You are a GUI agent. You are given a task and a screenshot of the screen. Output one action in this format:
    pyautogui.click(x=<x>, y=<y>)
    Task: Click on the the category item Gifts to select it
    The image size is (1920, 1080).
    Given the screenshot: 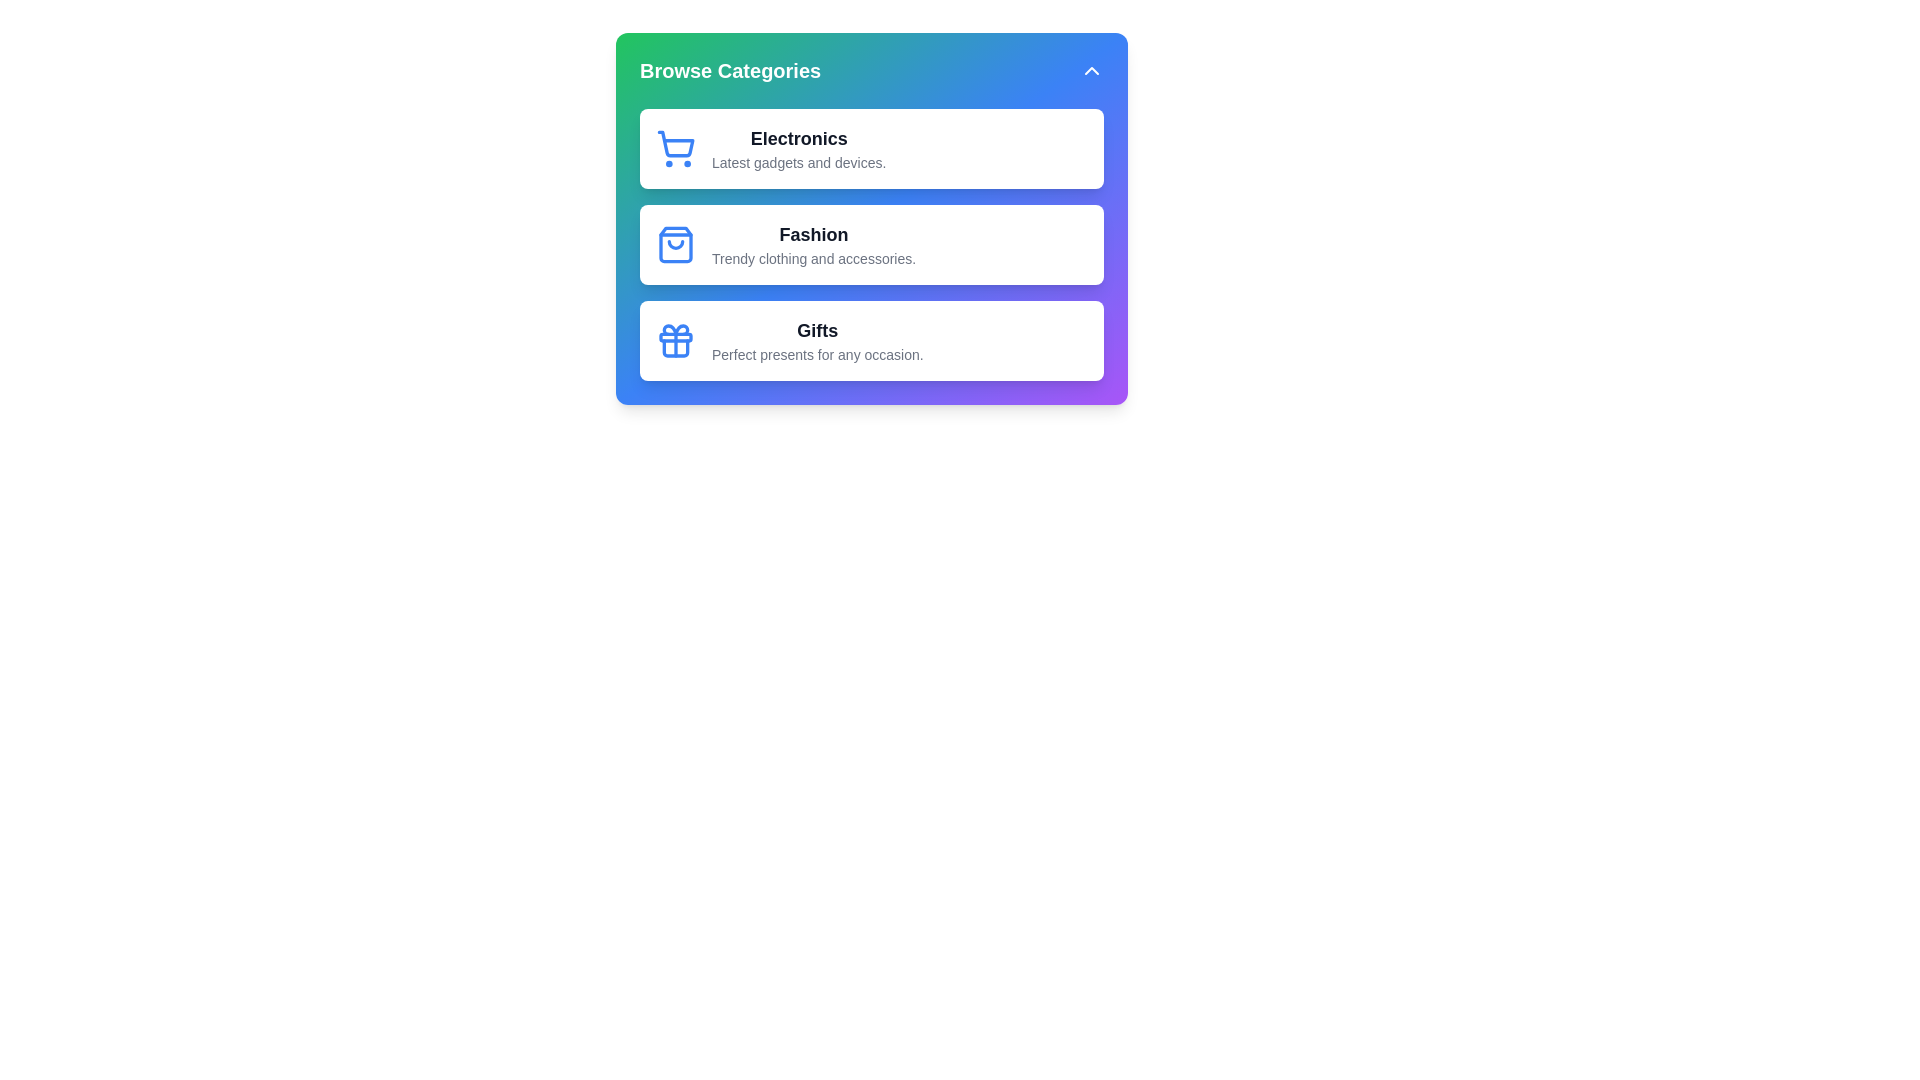 What is the action you would take?
    pyautogui.click(x=872, y=339)
    